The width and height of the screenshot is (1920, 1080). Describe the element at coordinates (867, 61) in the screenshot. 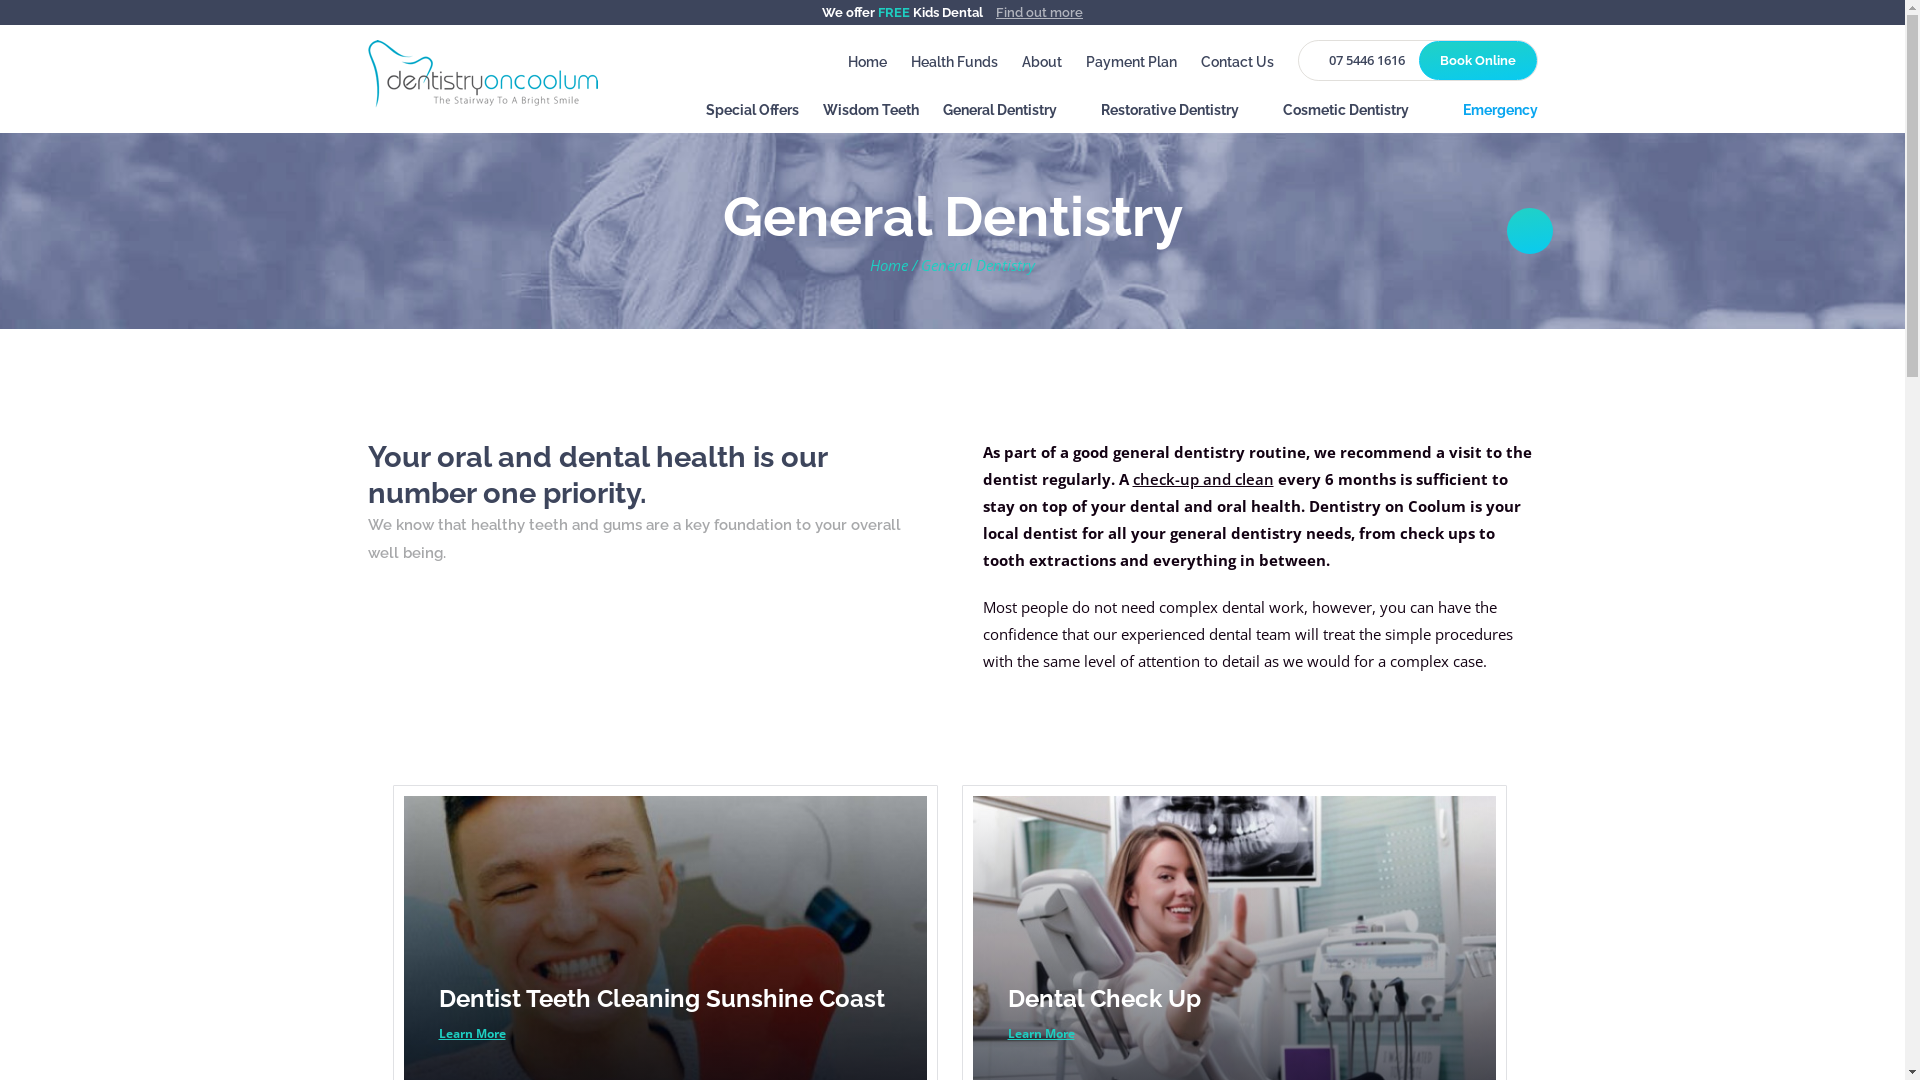

I see `'Home'` at that location.